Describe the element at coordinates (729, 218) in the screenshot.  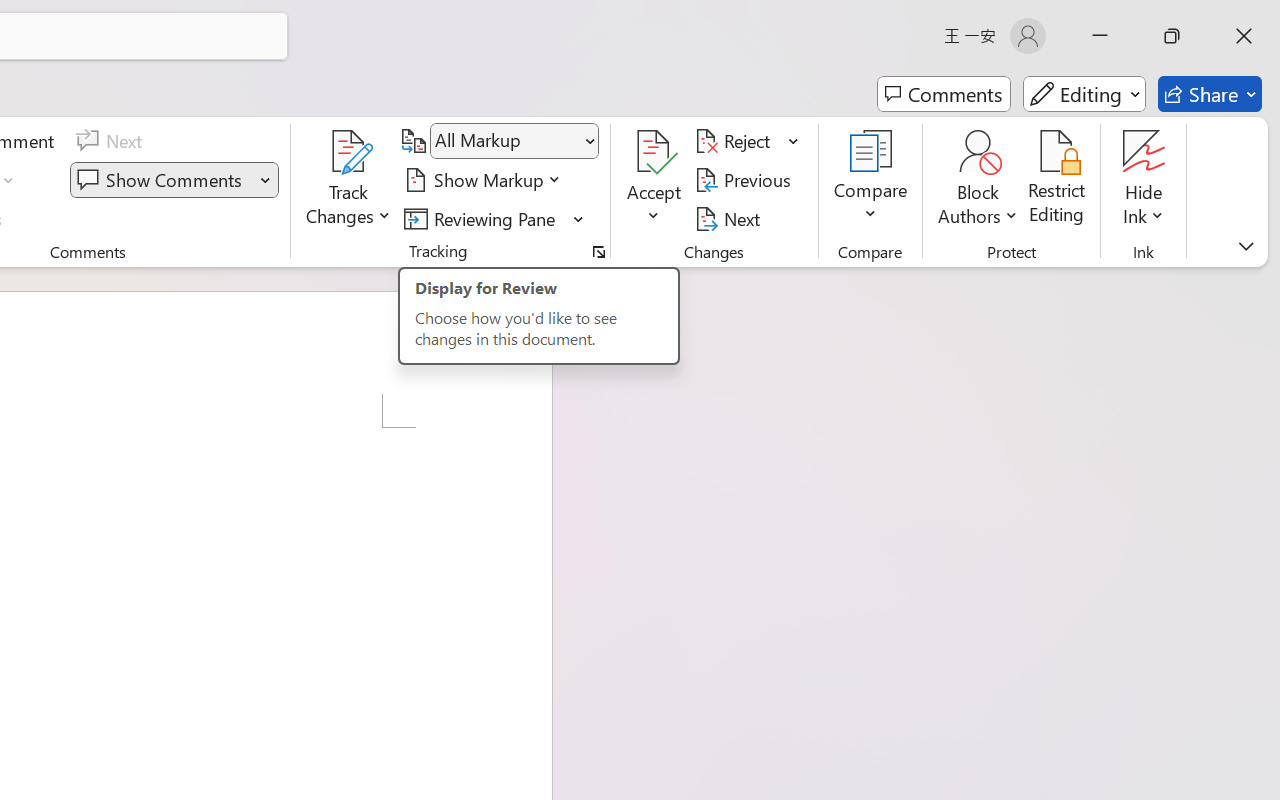
I see `'Next'` at that location.